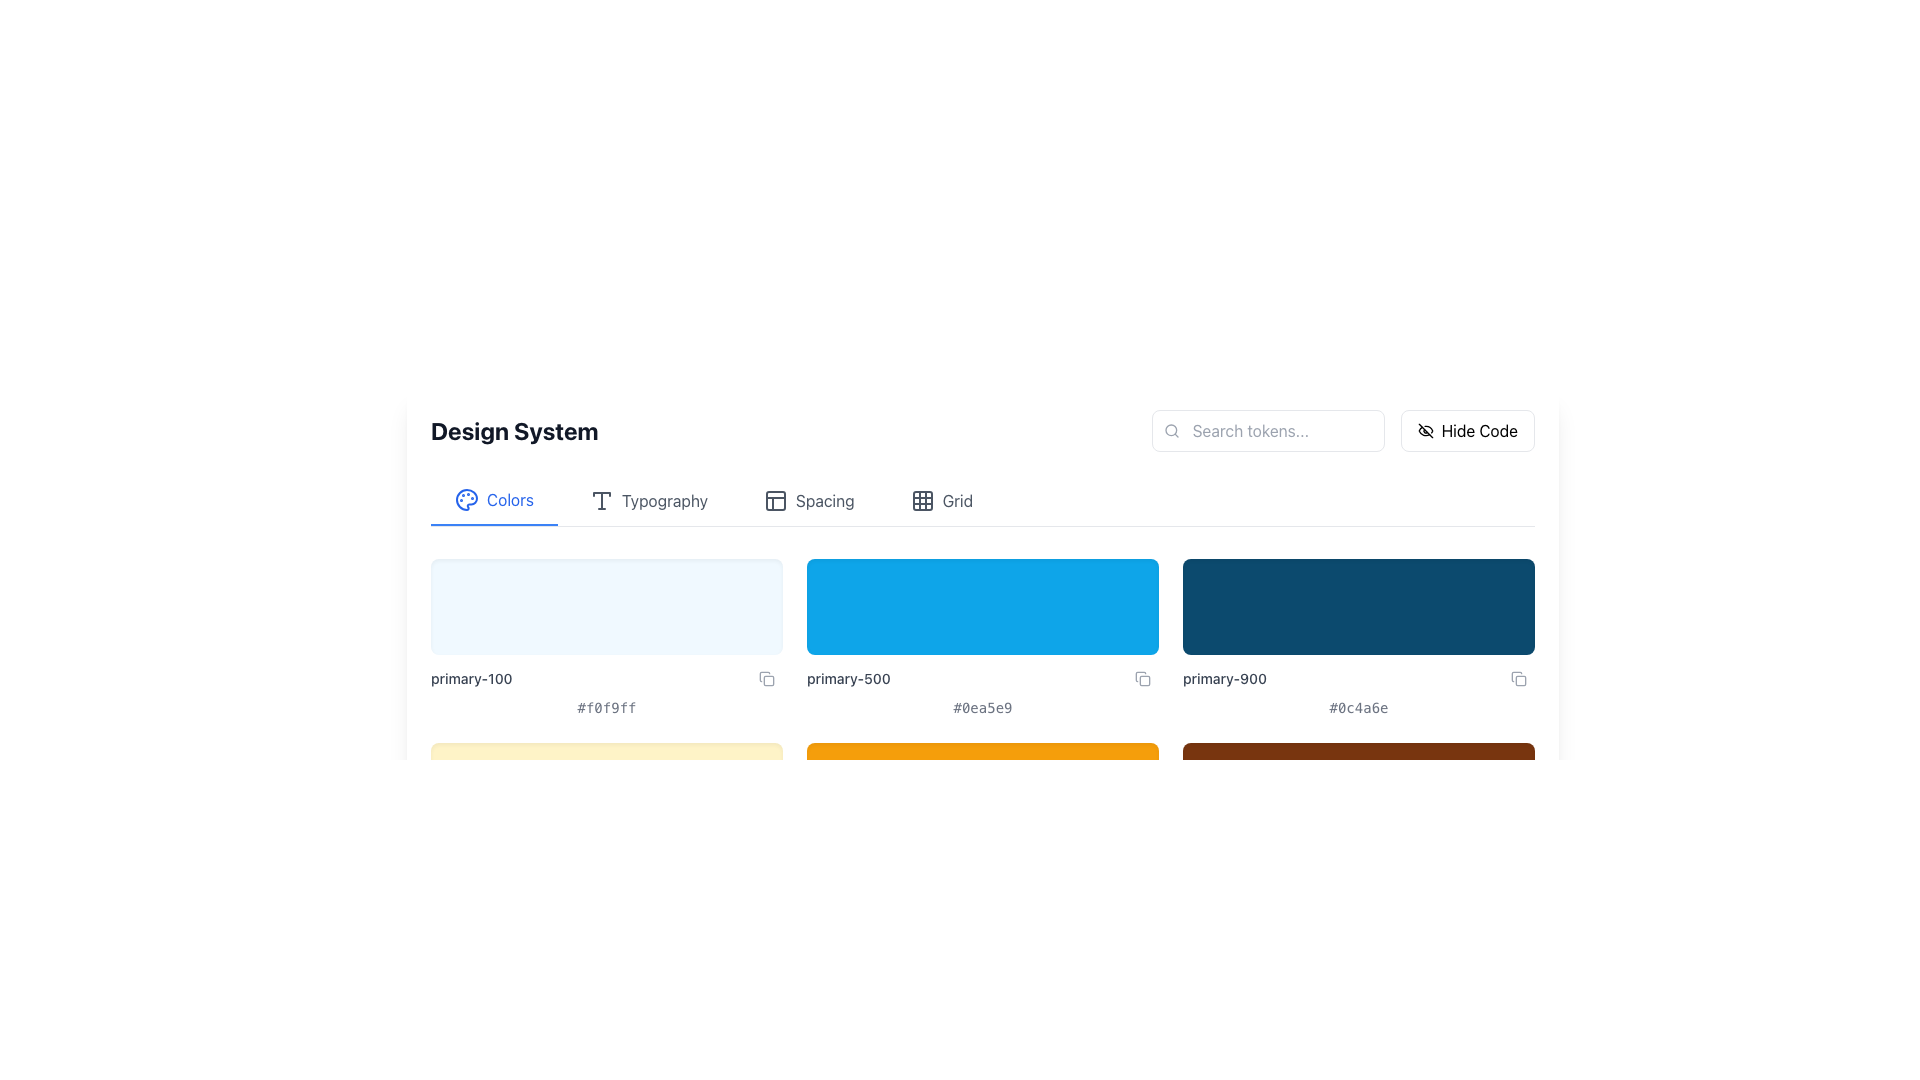 The image size is (1920, 1080). What do you see at coordinates (1358, 605) in the screenshot?
I see `the color swatch representing 'primary-900' located in the fourth column of the grid layout` at bounding box center [1358, 605].